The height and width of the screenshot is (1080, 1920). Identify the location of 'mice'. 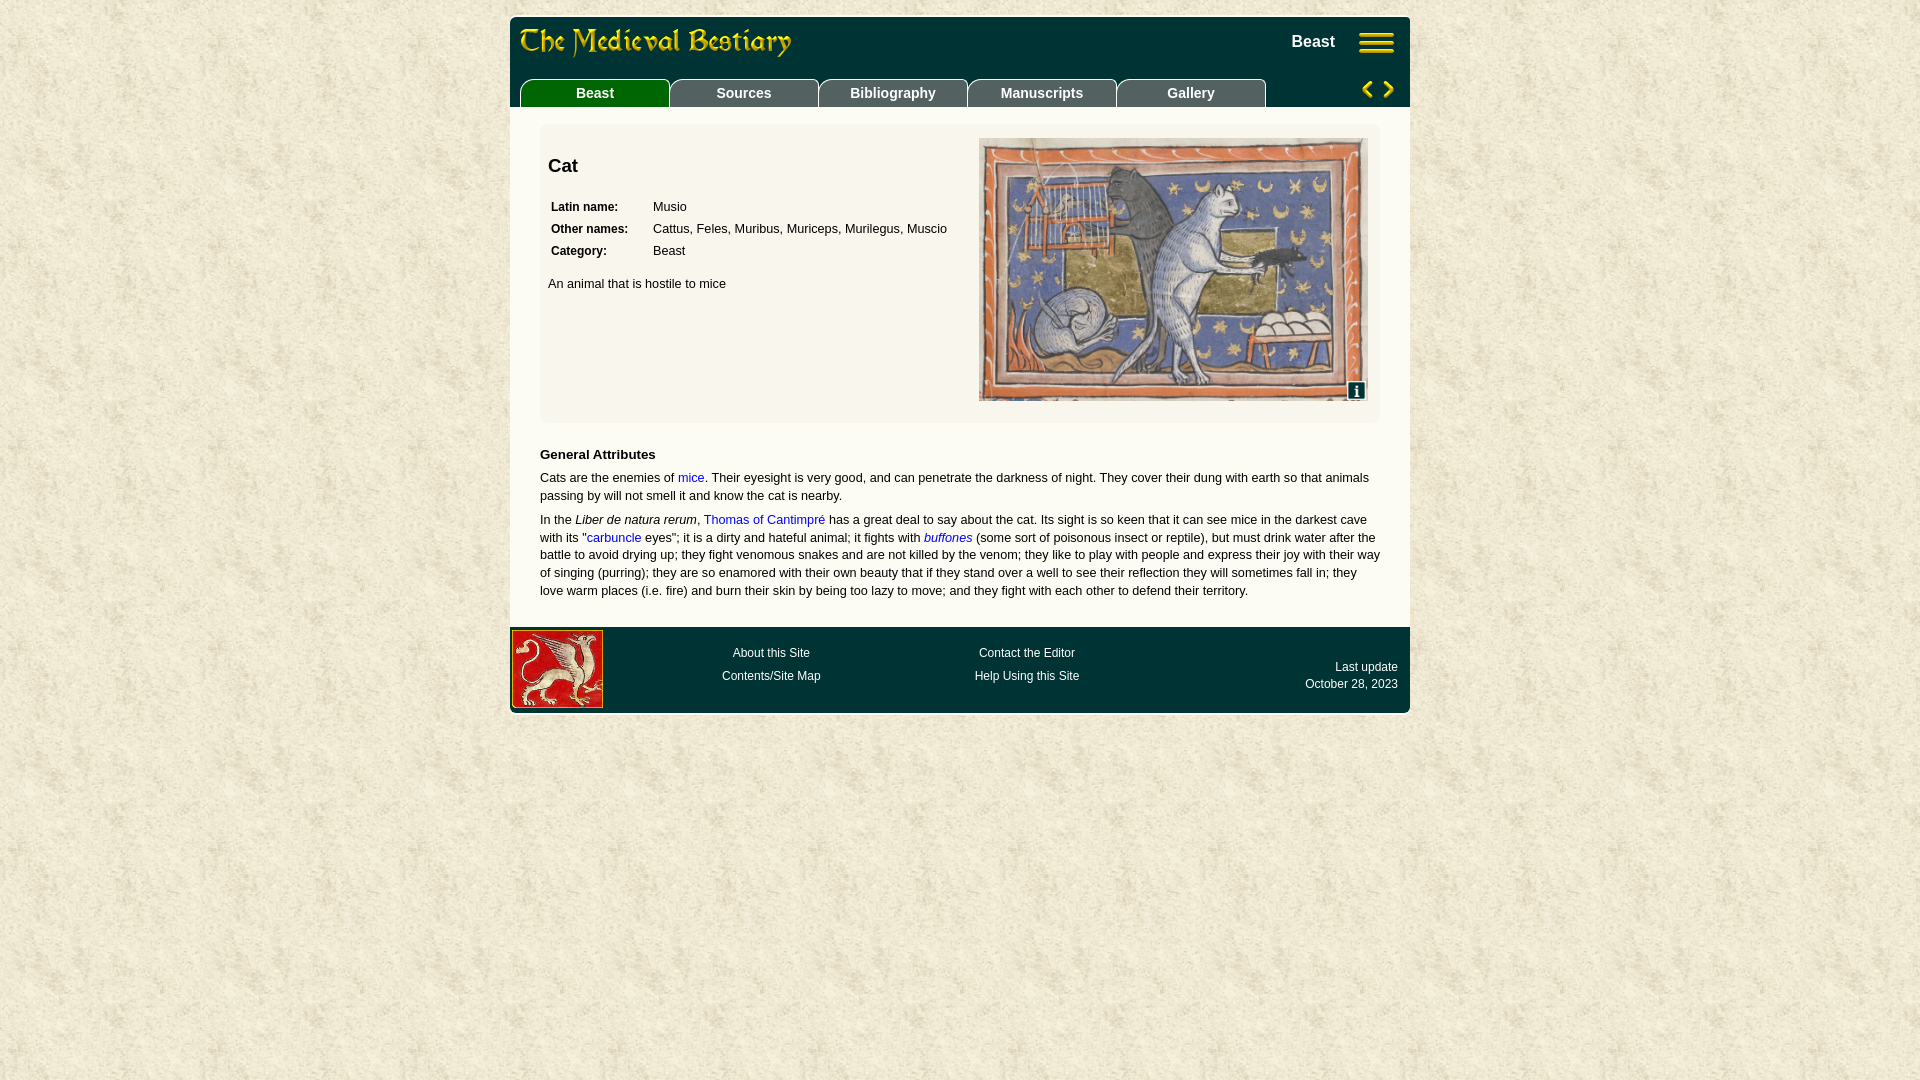
(691, 478).